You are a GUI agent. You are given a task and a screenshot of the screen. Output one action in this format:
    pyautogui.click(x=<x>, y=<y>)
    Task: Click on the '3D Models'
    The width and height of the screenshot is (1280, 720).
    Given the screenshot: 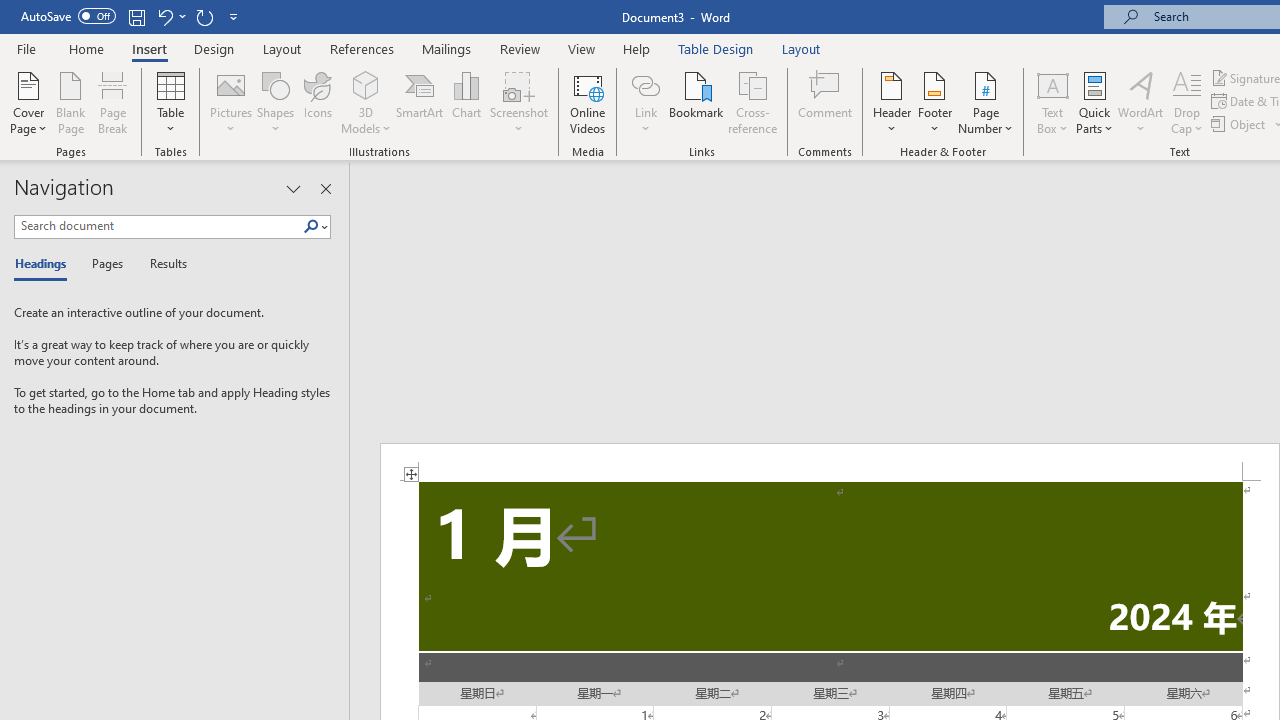 What is the action you would take?
    pyautogui.click(x=366, y=84)
    